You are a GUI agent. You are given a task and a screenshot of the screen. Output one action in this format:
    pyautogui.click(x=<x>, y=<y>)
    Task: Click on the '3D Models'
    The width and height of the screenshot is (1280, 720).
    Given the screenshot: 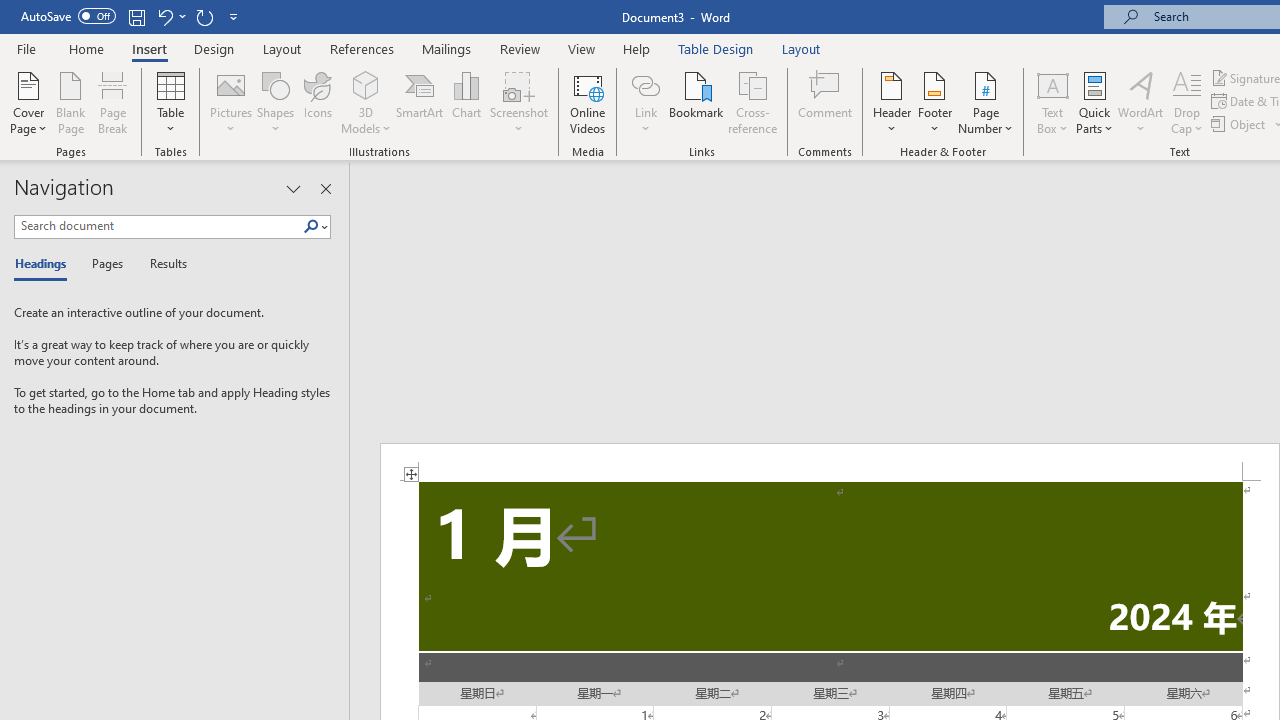 What is the action you would take?
    pyautogui.click(x=366, y=84)
    